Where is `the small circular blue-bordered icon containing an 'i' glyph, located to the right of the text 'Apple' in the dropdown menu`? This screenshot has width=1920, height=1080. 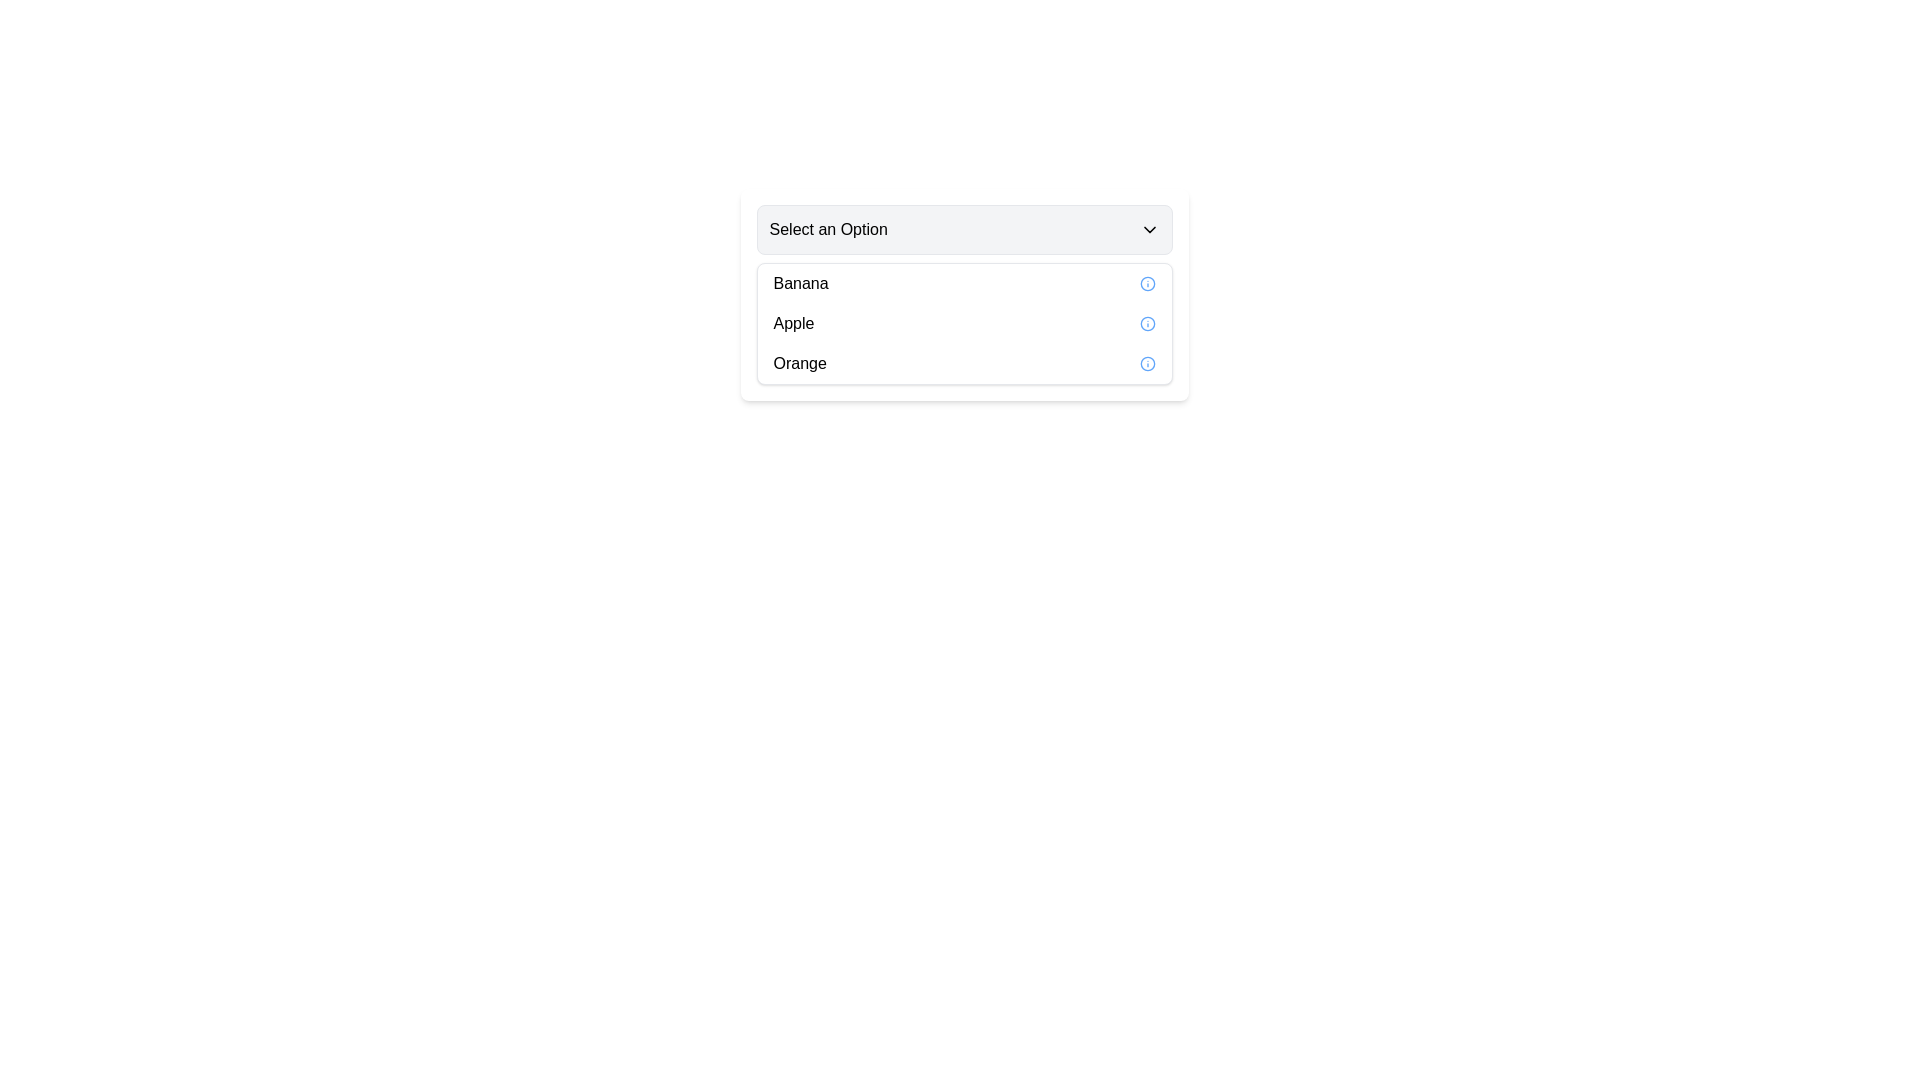 the small circular blue-bordered icon containing an 'i' glyph, located to the right of the text 'Apple' in the dropdown menu is located at coordinates (1147, 323).